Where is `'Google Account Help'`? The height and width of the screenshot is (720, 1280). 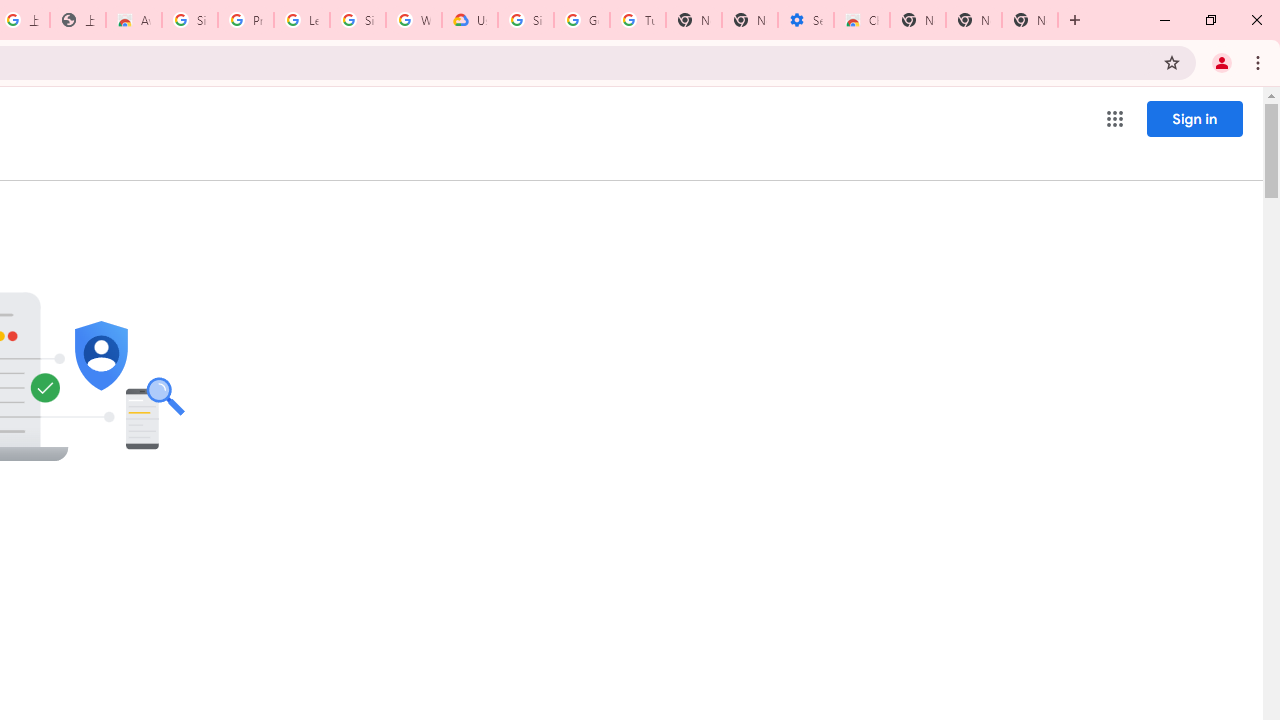 'Google Account Help' is located at coordinates (581, 20).